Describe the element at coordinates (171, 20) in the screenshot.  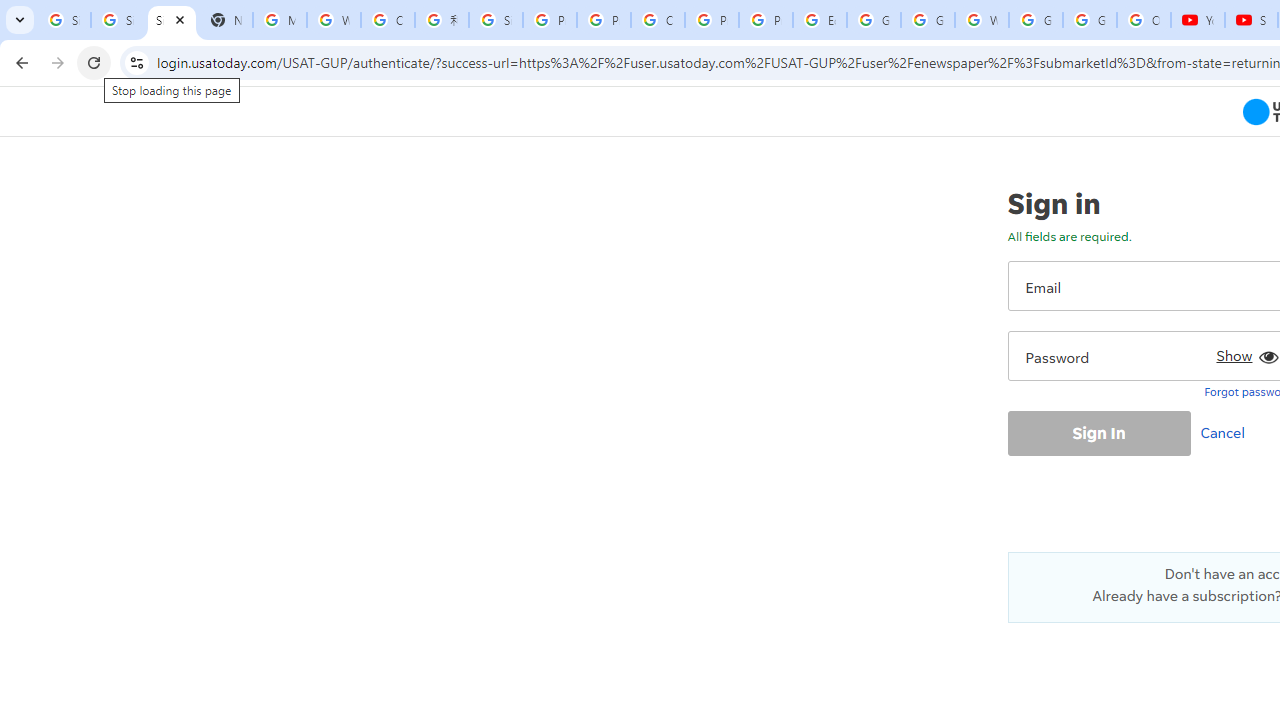
I see `'Sign In - USA TODAY'` at that location.